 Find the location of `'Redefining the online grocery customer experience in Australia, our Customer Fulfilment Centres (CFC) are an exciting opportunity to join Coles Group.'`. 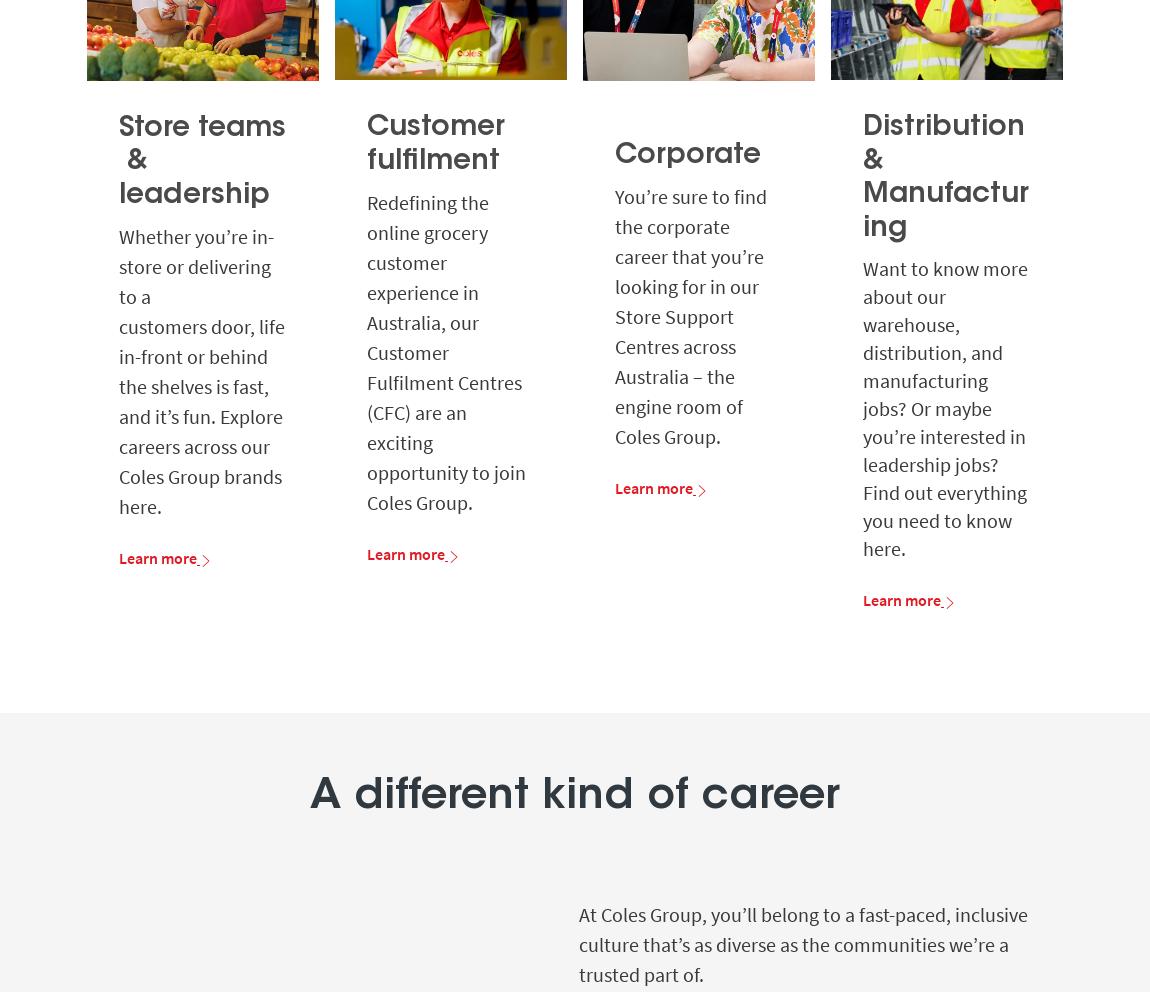

'Redefining the online grocery customer experience in Australia, our Customer Fulfilment Centres (CFC) are an exciting opportunity to join Coles Group.' is located at coordinates (366, 350).